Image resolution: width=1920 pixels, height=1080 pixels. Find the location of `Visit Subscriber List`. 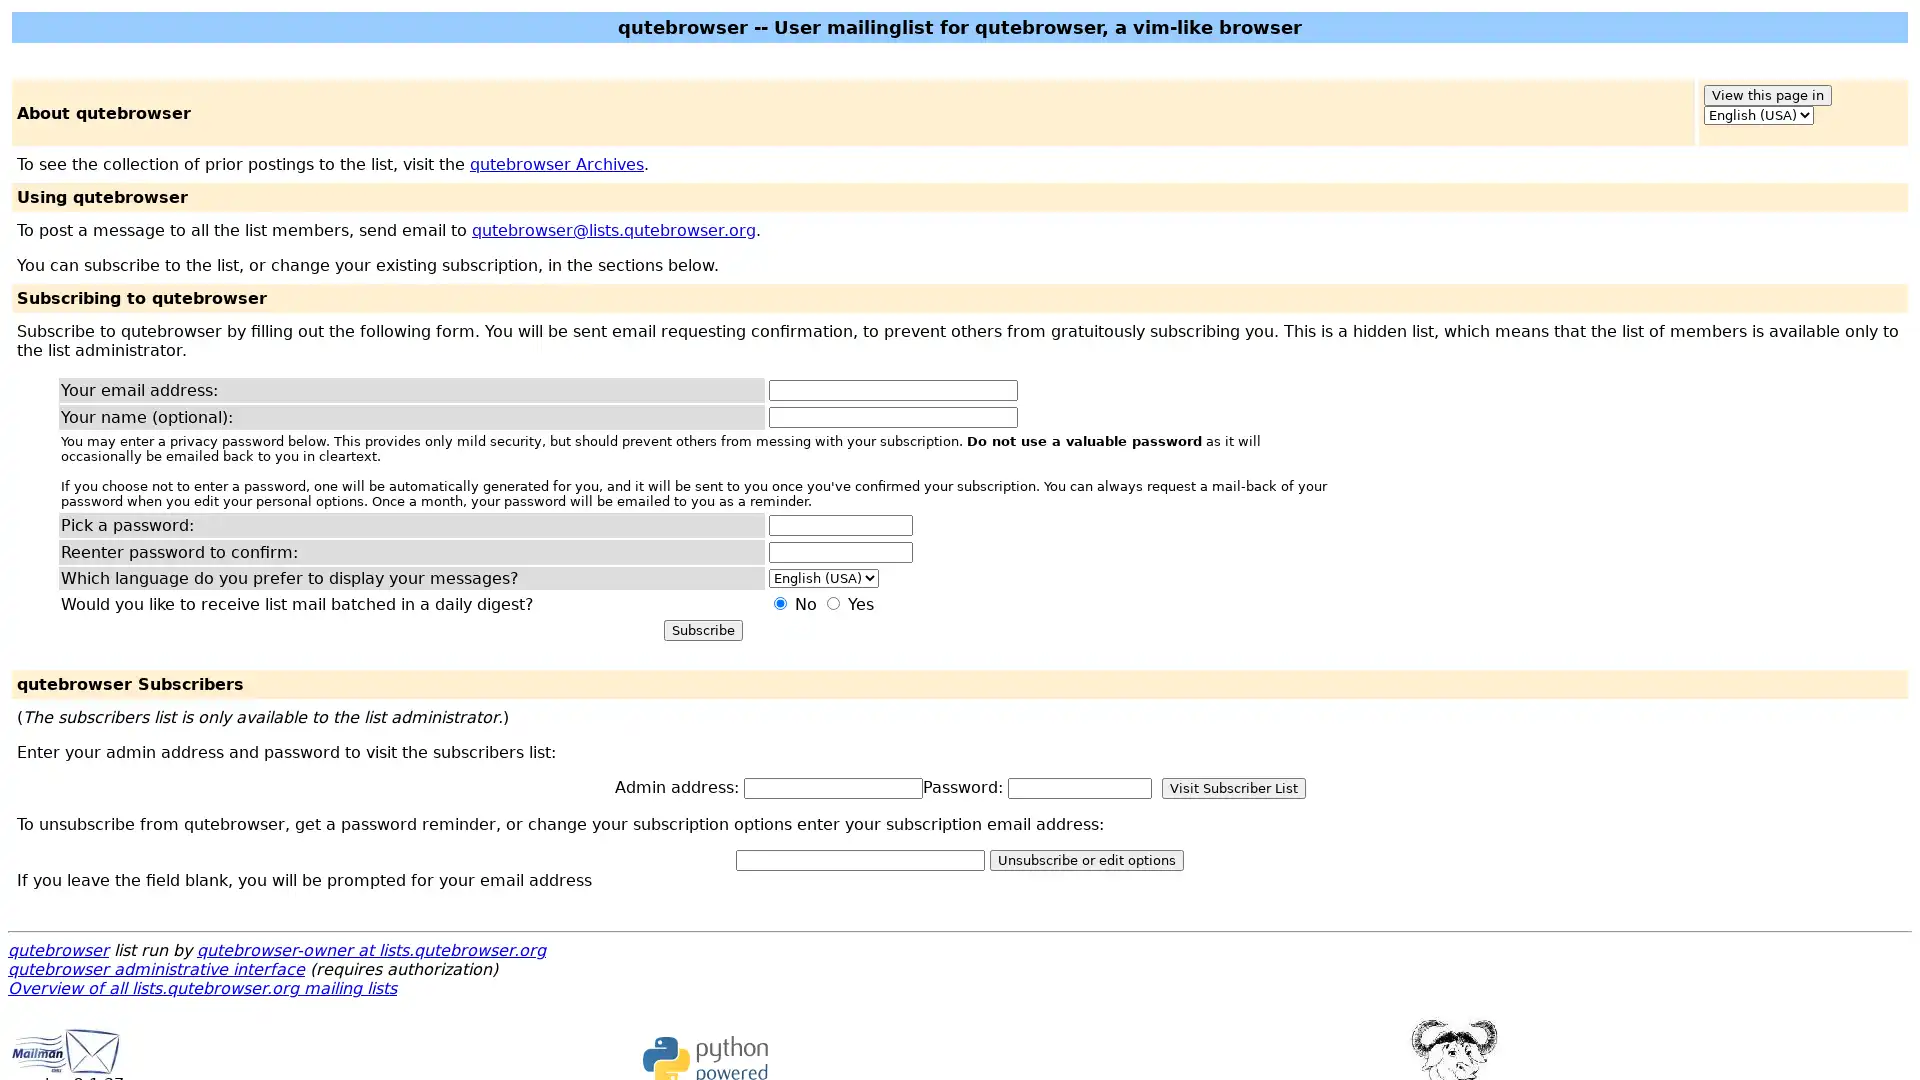

Visit Subscriber List is located at coordinates (1232, 787).